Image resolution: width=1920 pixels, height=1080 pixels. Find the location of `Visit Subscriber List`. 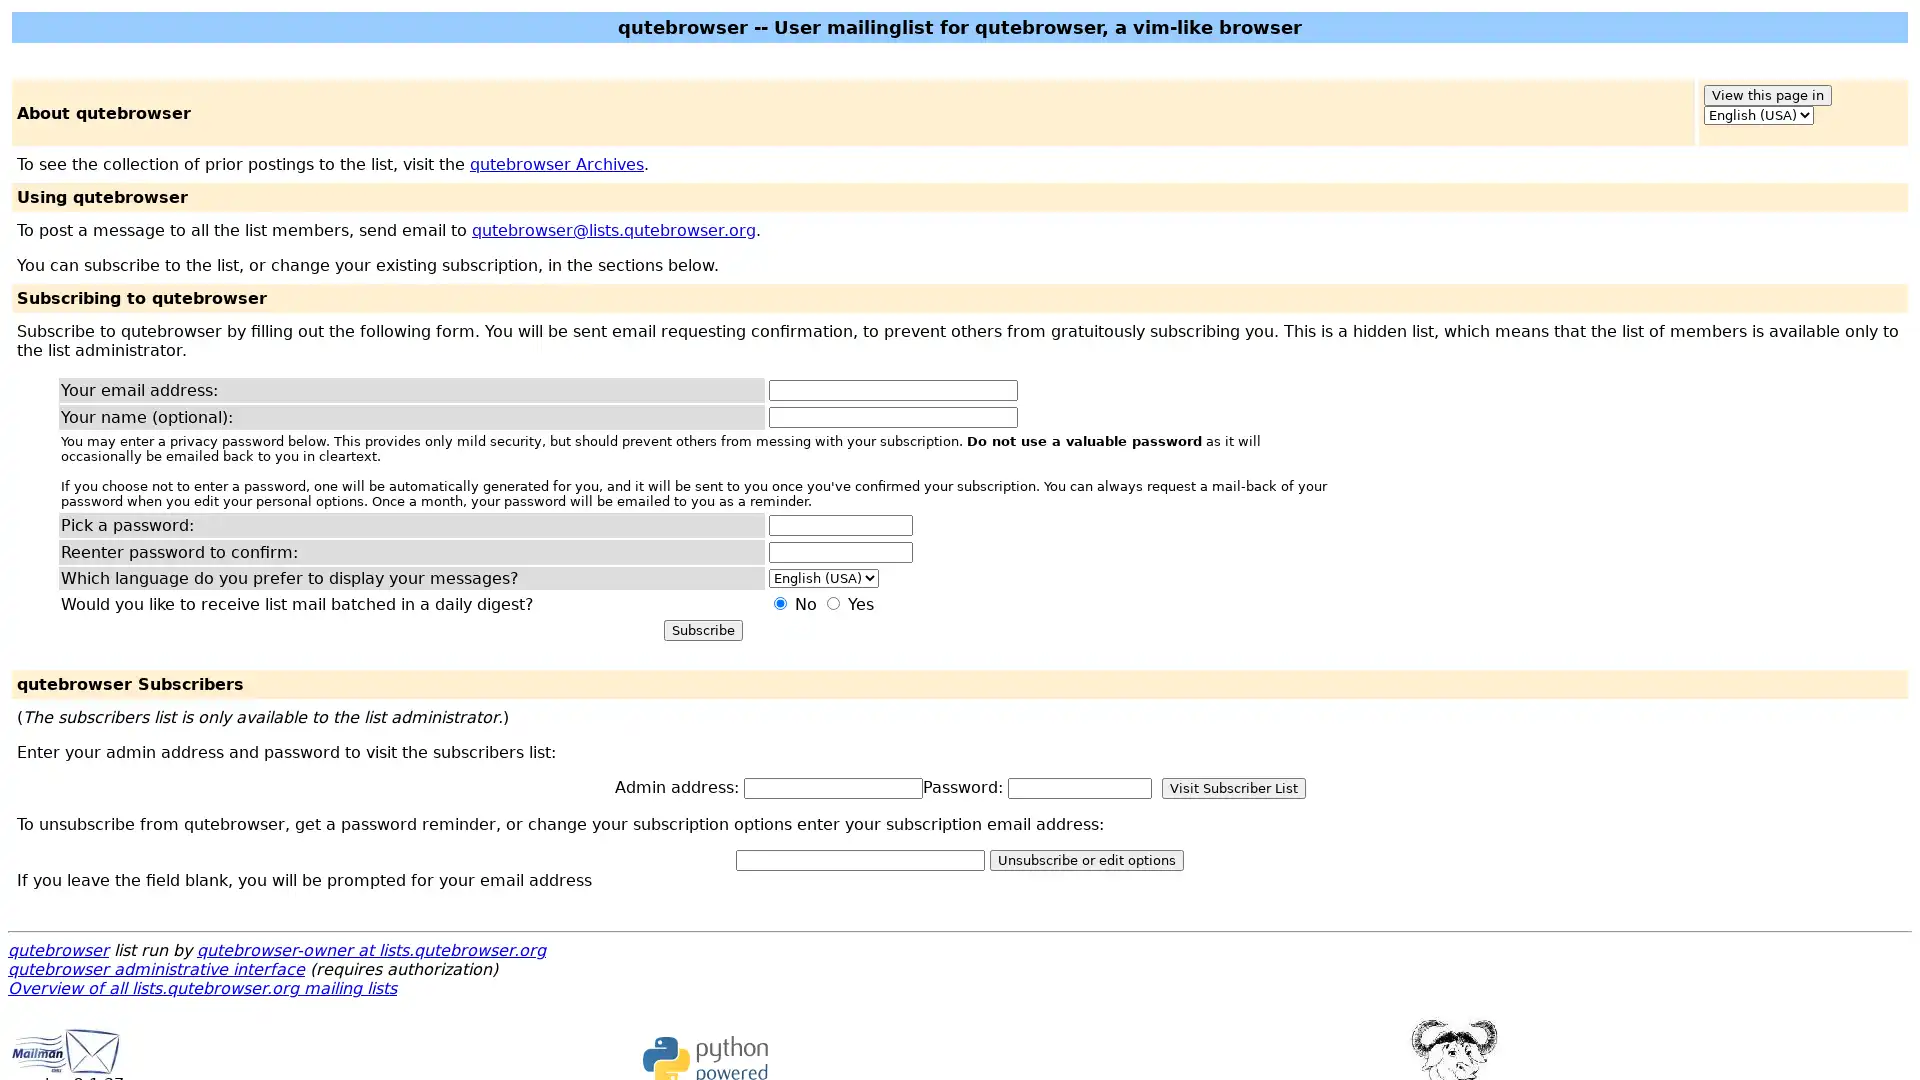

Visit Subscriber List is located at coordinates (1232, 787).